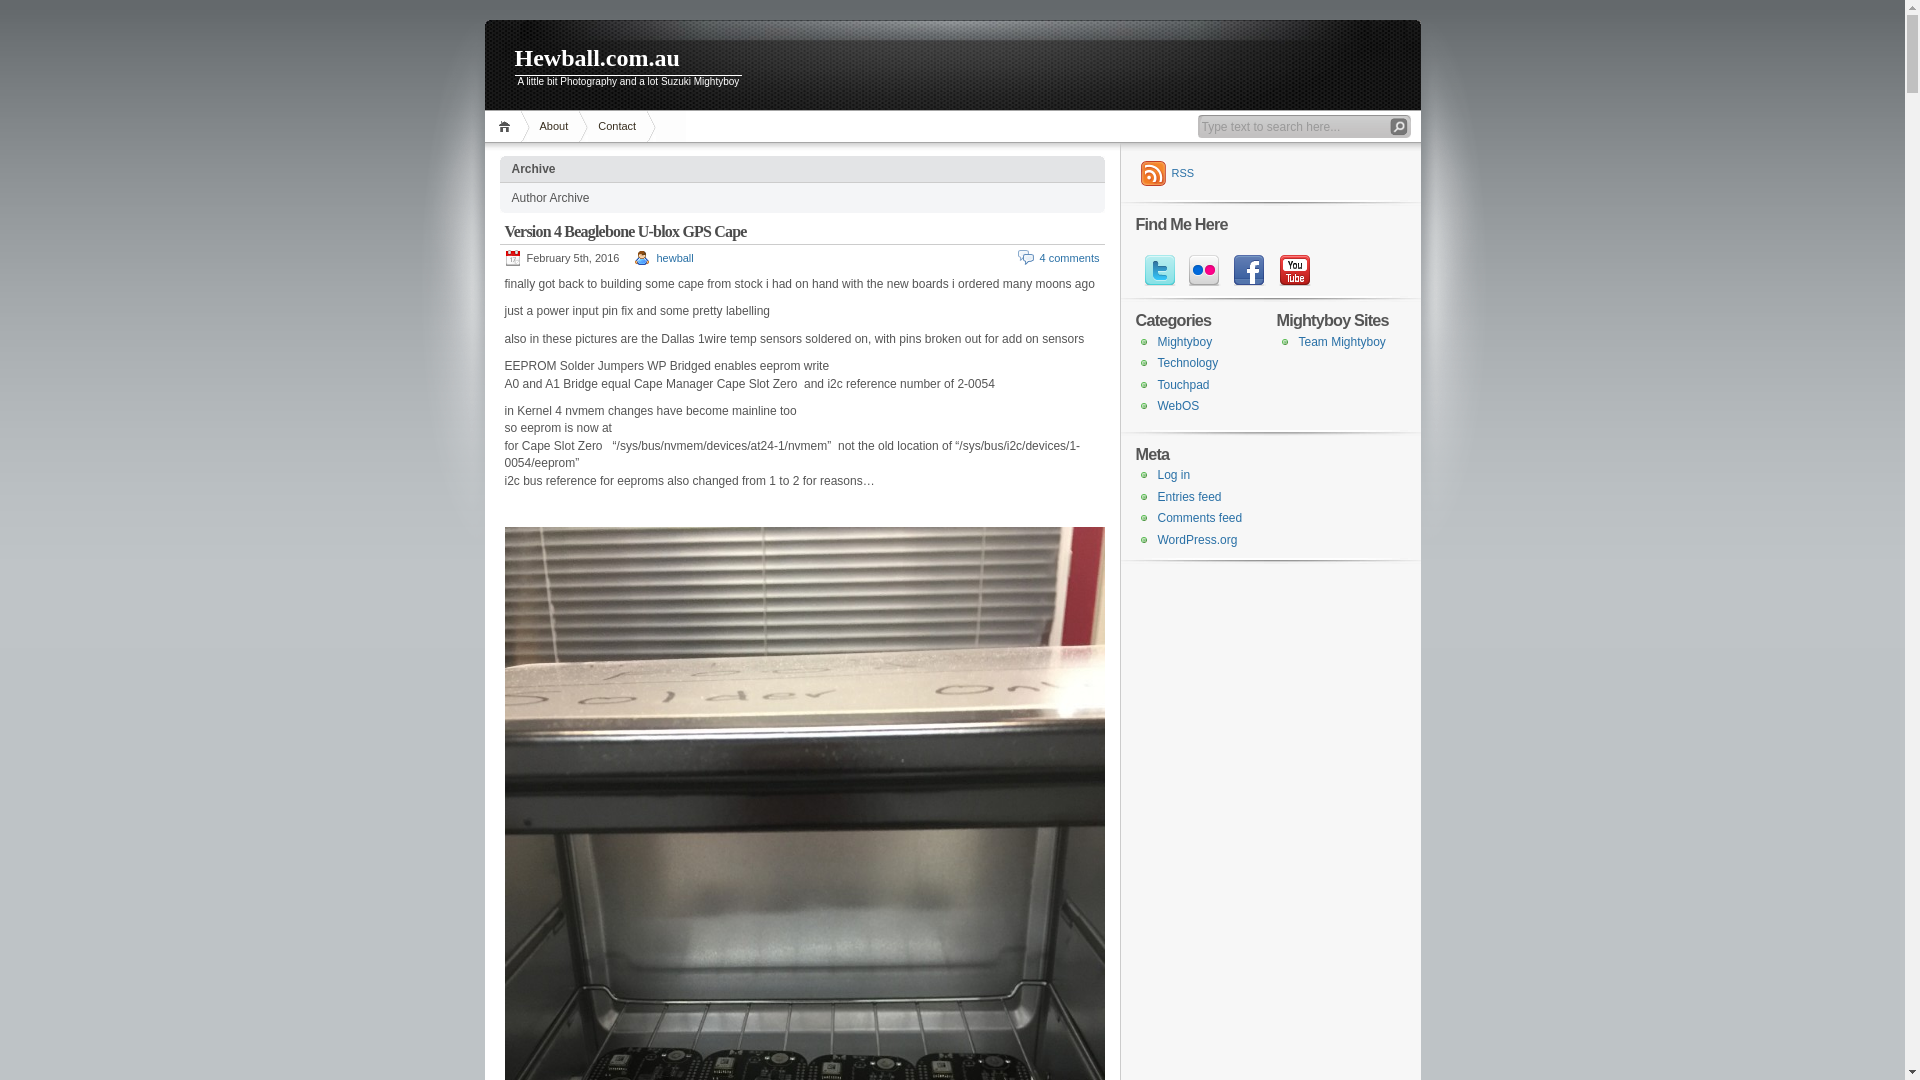  What do you see at coordinates (1201, 270) in the screenshot?
I see `'flickr'` at bounding box center [1201, 270].